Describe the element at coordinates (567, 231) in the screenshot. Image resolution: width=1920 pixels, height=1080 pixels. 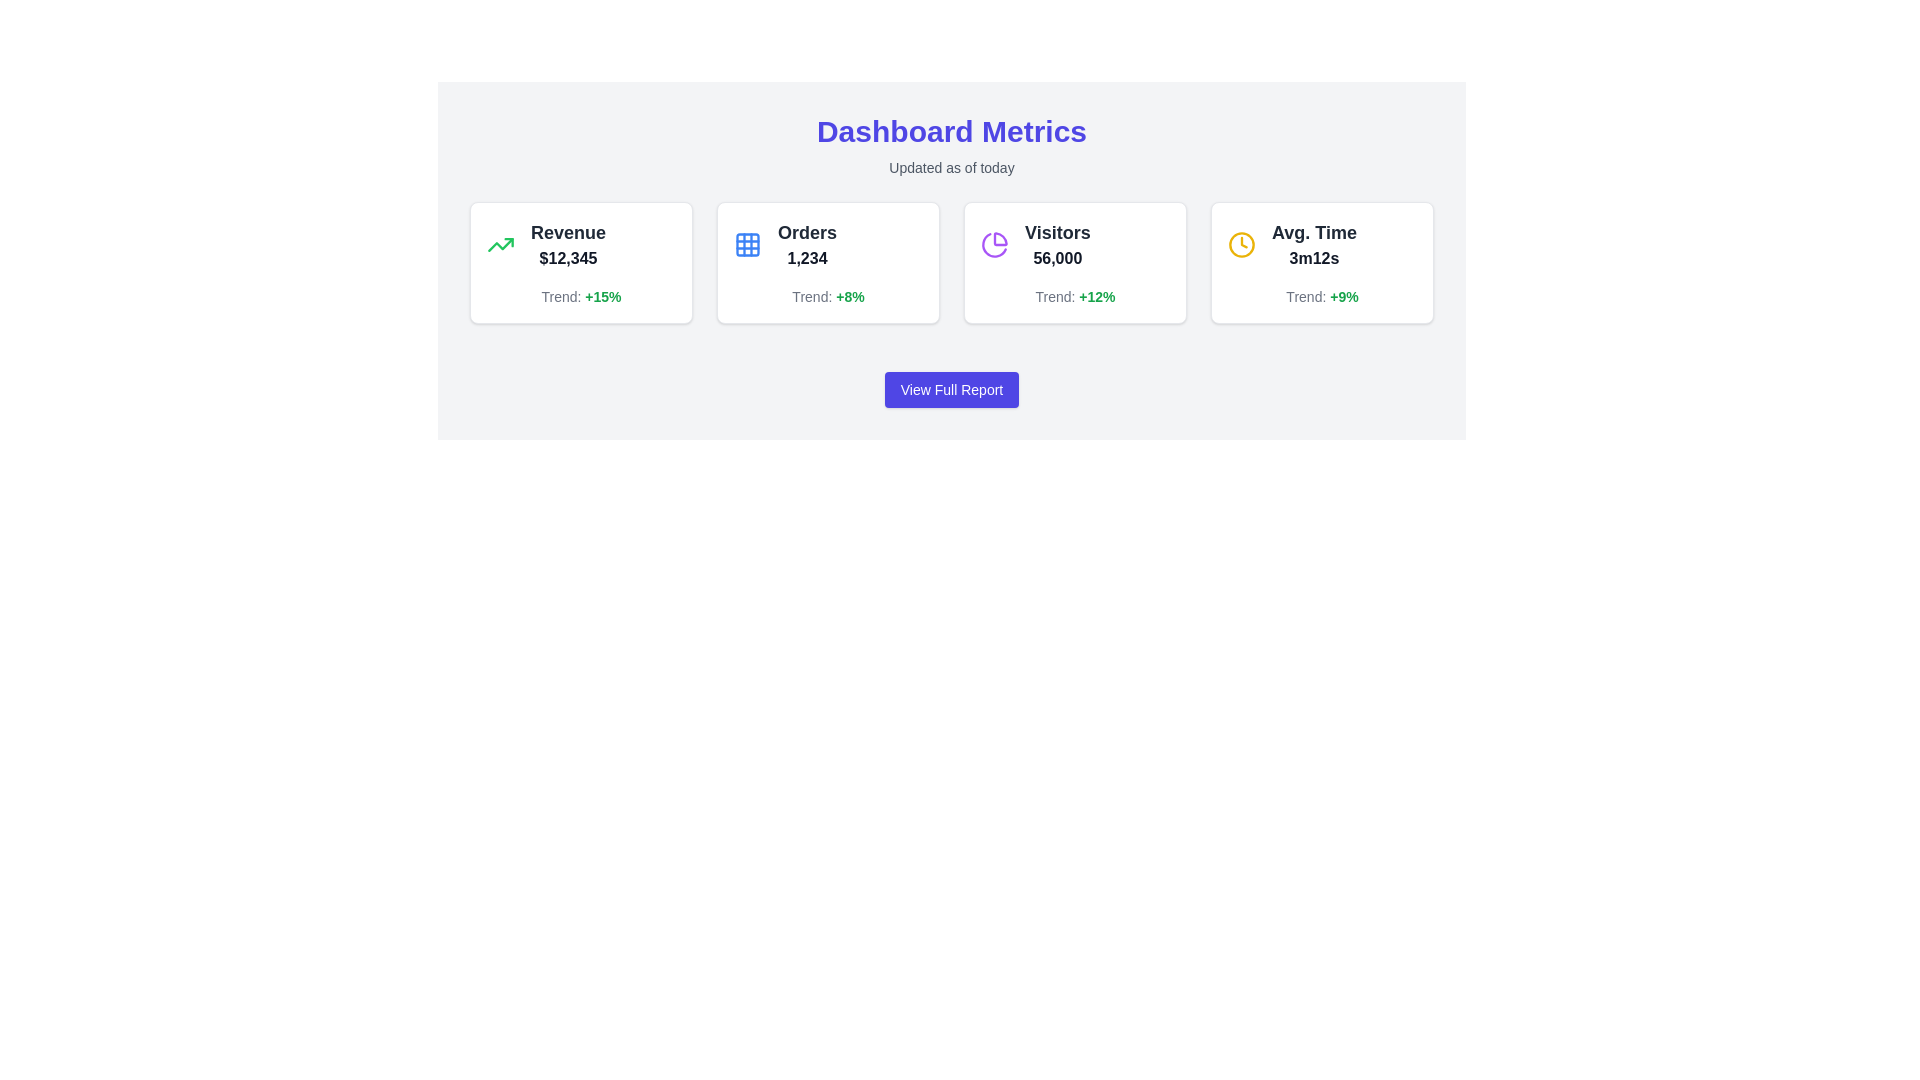
I see `text label indicating revenue located at the top-left of the first card in the dashboard` at that location.